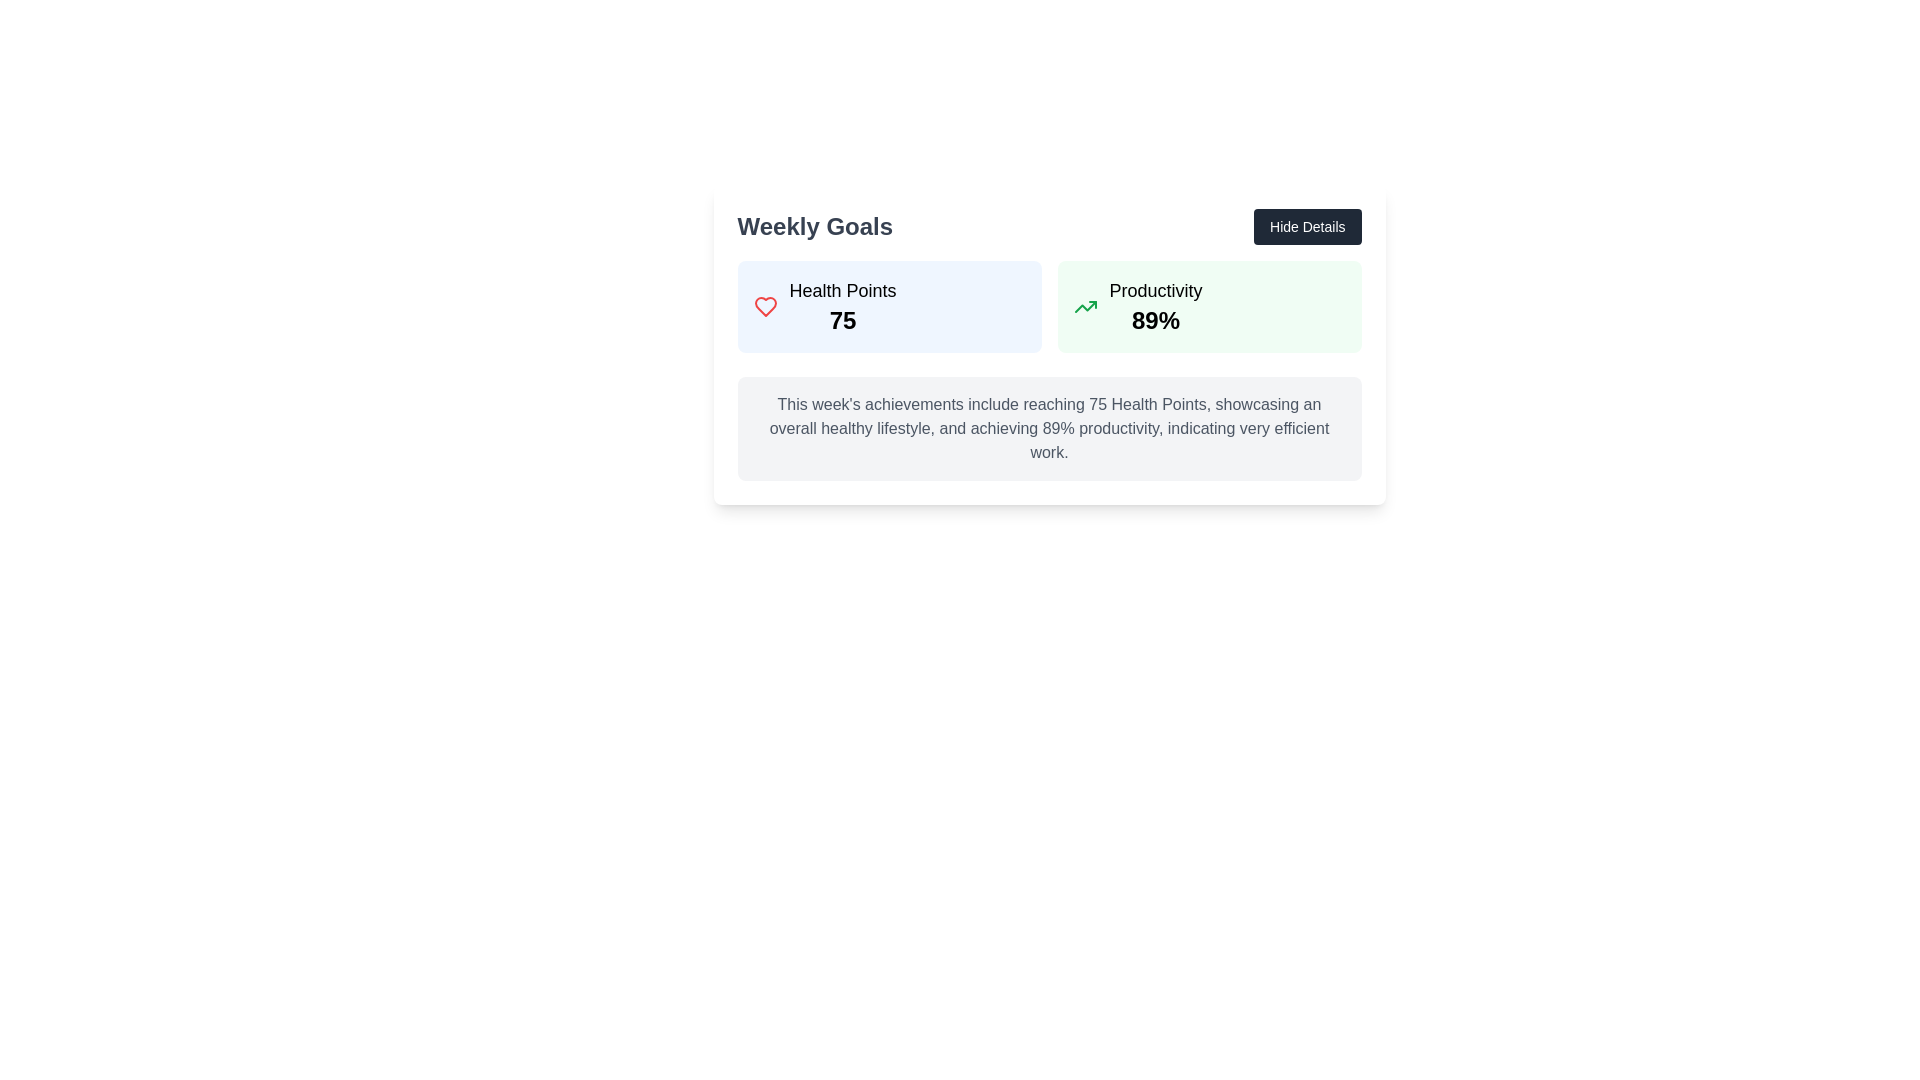  Describe the element at coordinates (843, 290) in the screenshot. I see `the text label indicating 'Health Points' located in the upper-left section of the pale blue card under the 'Weekly Goals' header, positioned above the number 75` at that location.